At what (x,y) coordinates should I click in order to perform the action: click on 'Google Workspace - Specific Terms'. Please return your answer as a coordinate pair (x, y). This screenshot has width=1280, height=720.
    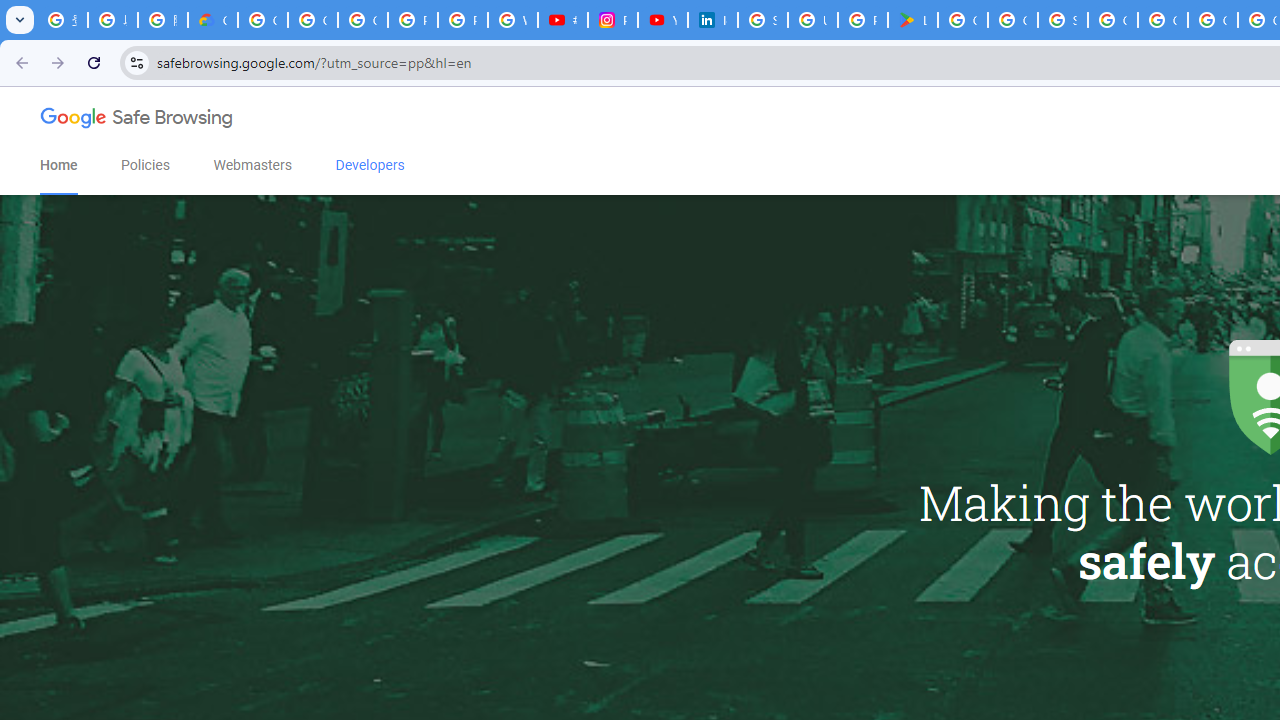
    Looking at the image, I should click on (1013, 20).